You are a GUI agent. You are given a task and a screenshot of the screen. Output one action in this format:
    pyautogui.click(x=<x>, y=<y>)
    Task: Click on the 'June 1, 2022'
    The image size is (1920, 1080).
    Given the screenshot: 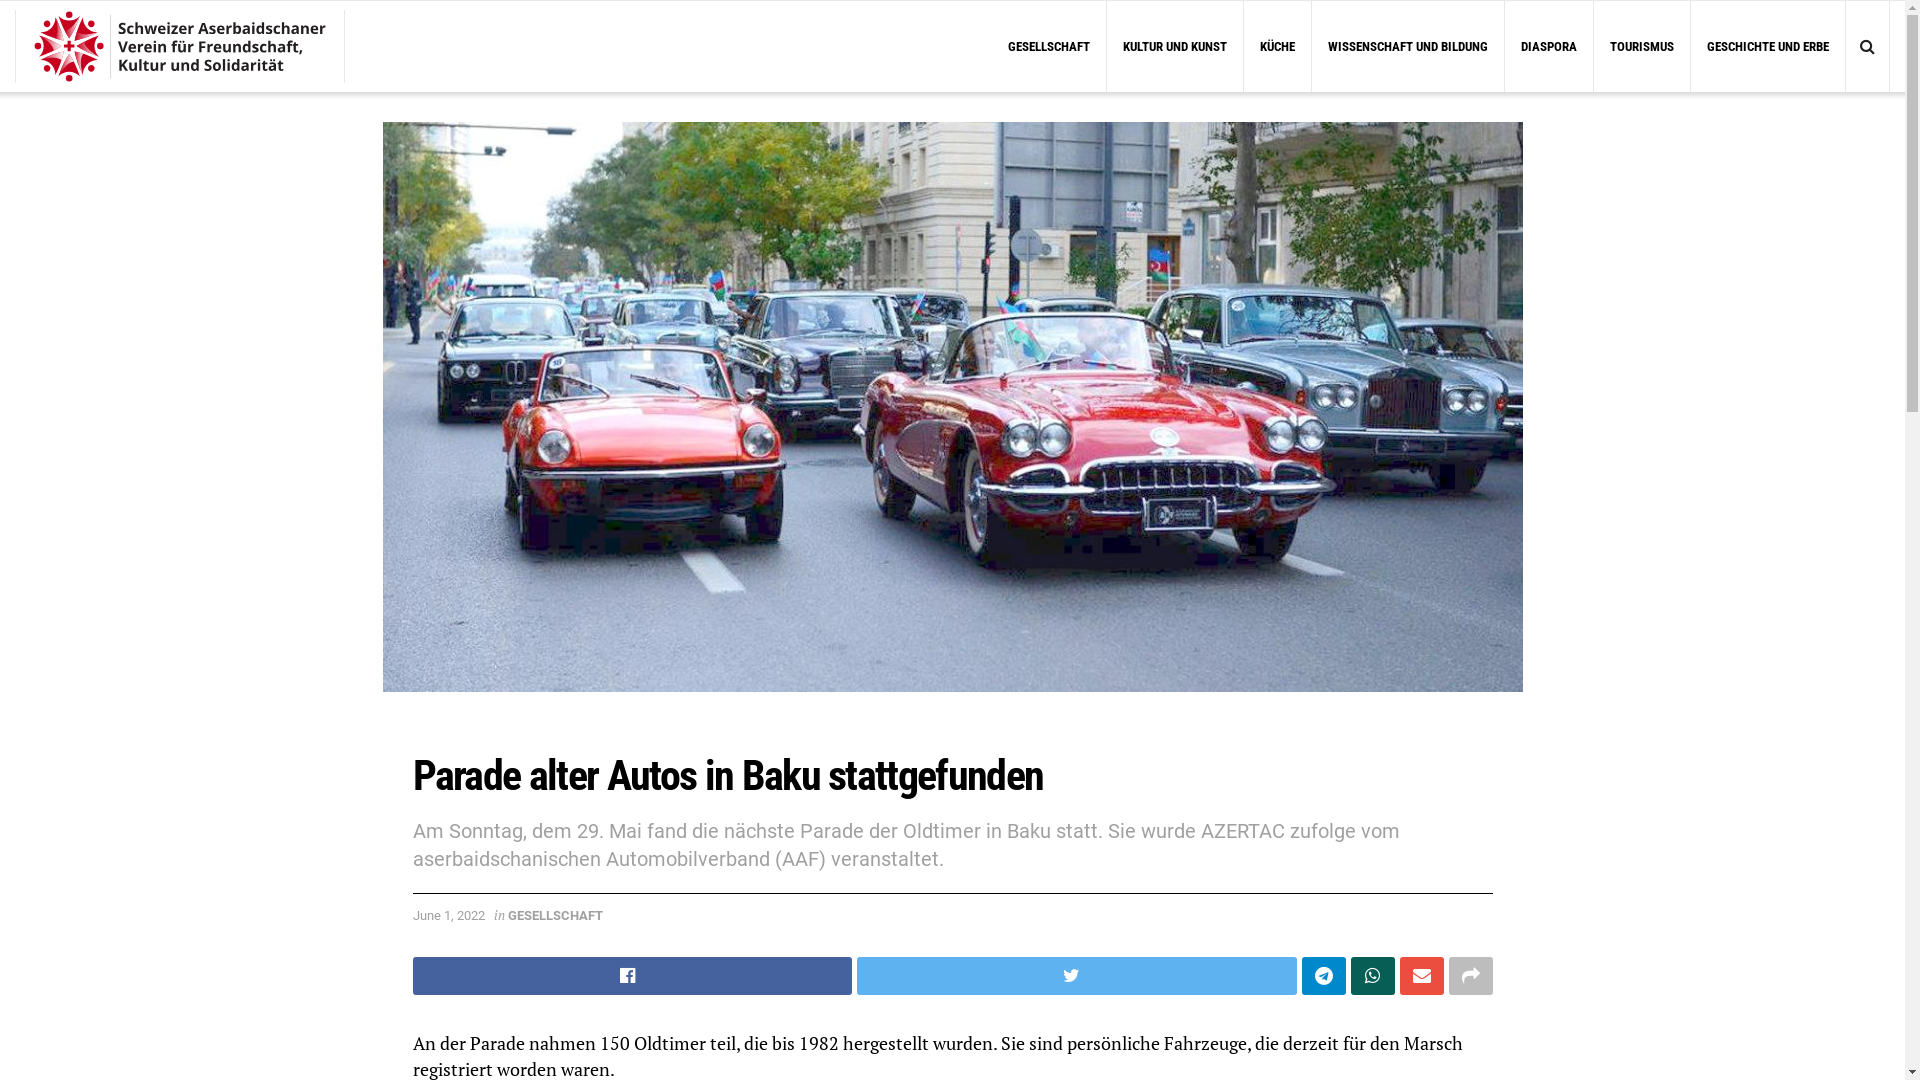 What is the action you would take?
    pyautogui.click(x=411, y=915)
    